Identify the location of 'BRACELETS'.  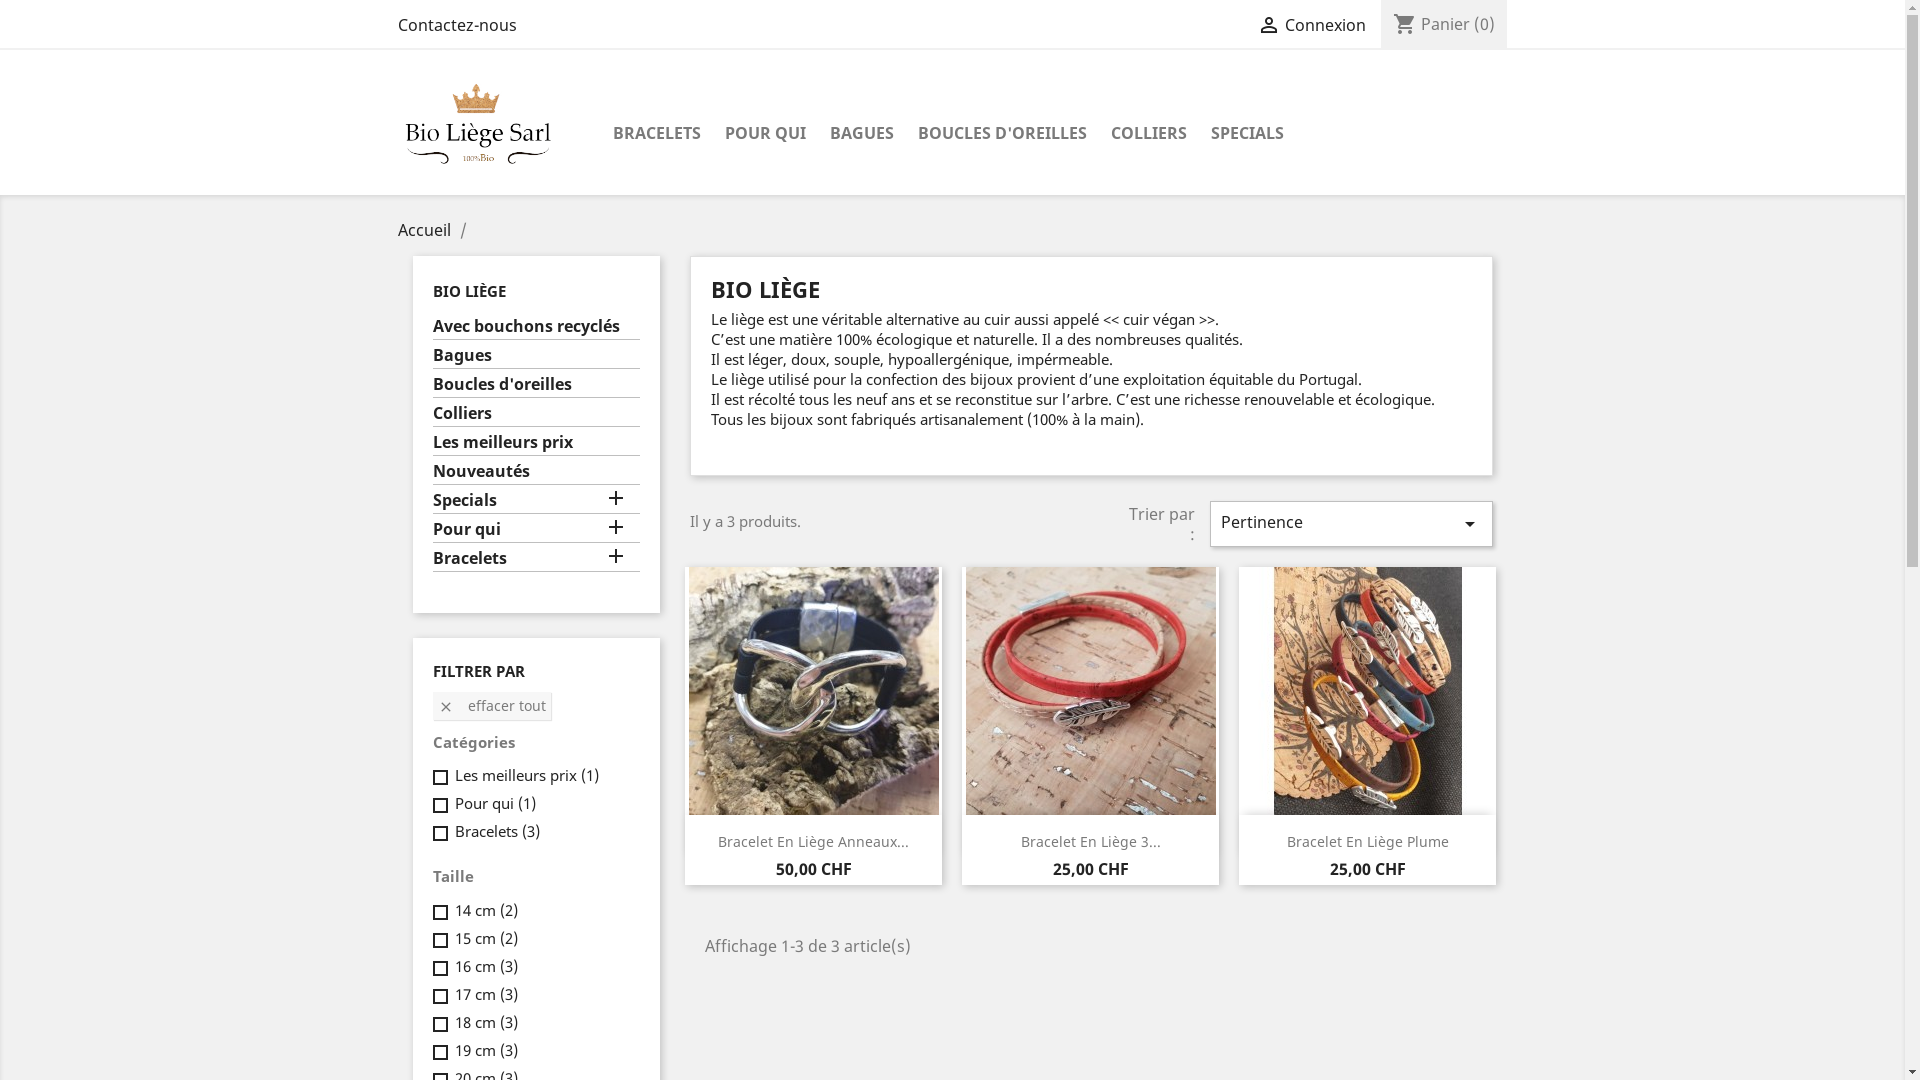
(656, 134).